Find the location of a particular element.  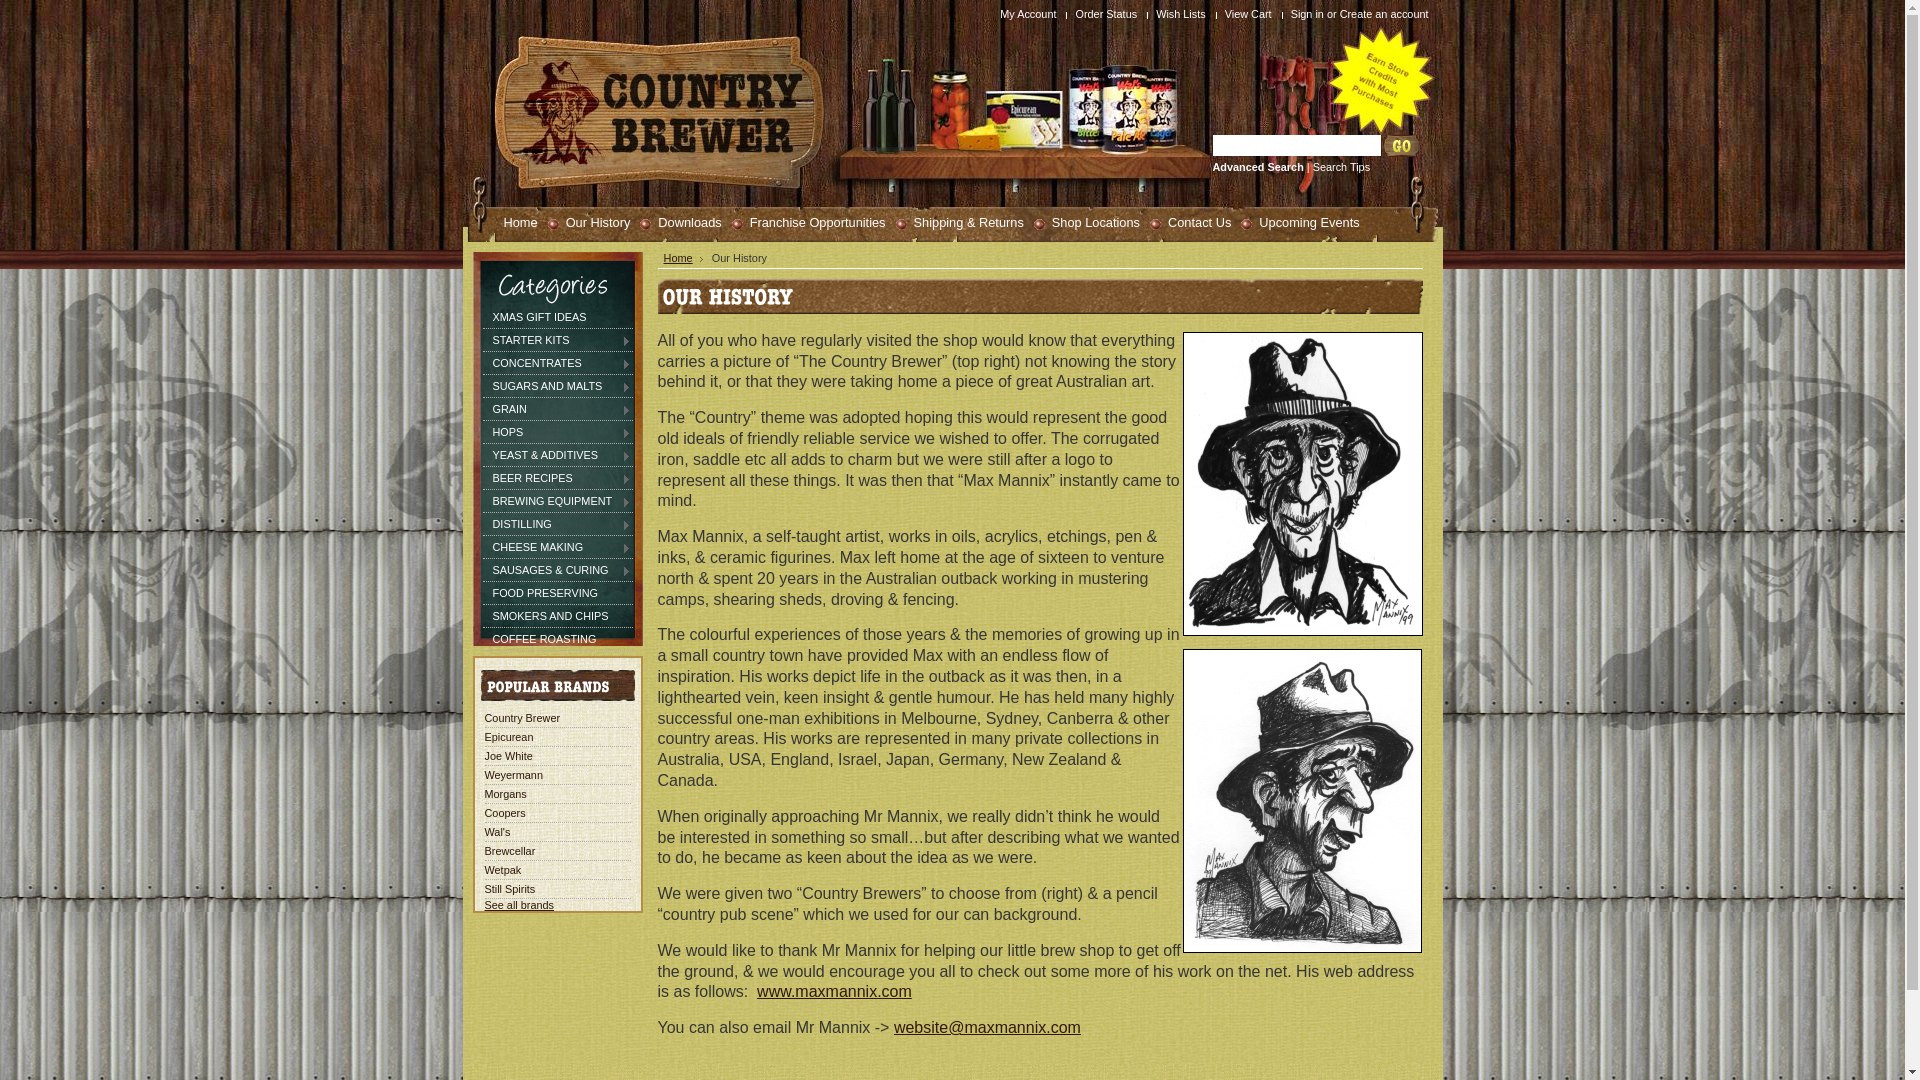

'Franchise Opportunities' is located at coordinates (809, 221).